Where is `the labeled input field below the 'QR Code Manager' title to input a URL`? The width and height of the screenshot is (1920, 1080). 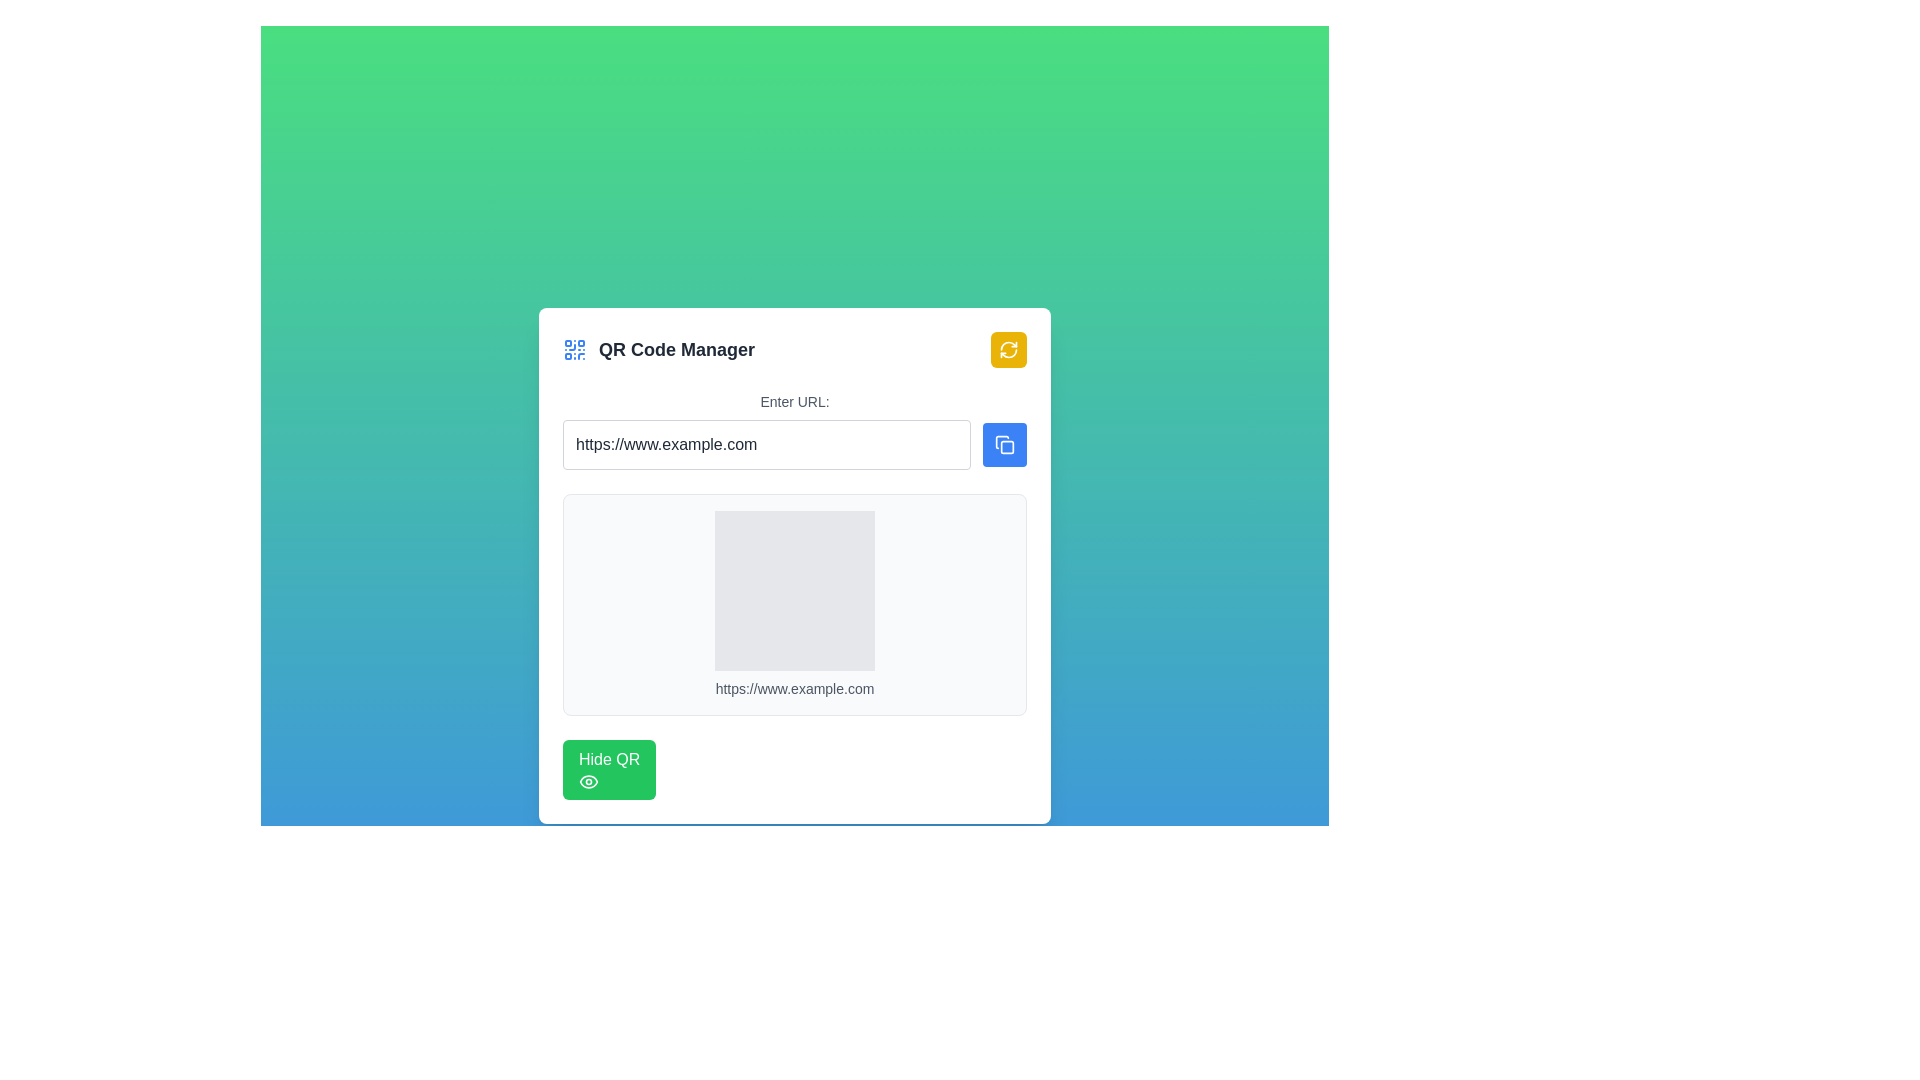
the labeled input field below the 'QR Code Manager' title to input a URL is located at coordinates (794, 430).